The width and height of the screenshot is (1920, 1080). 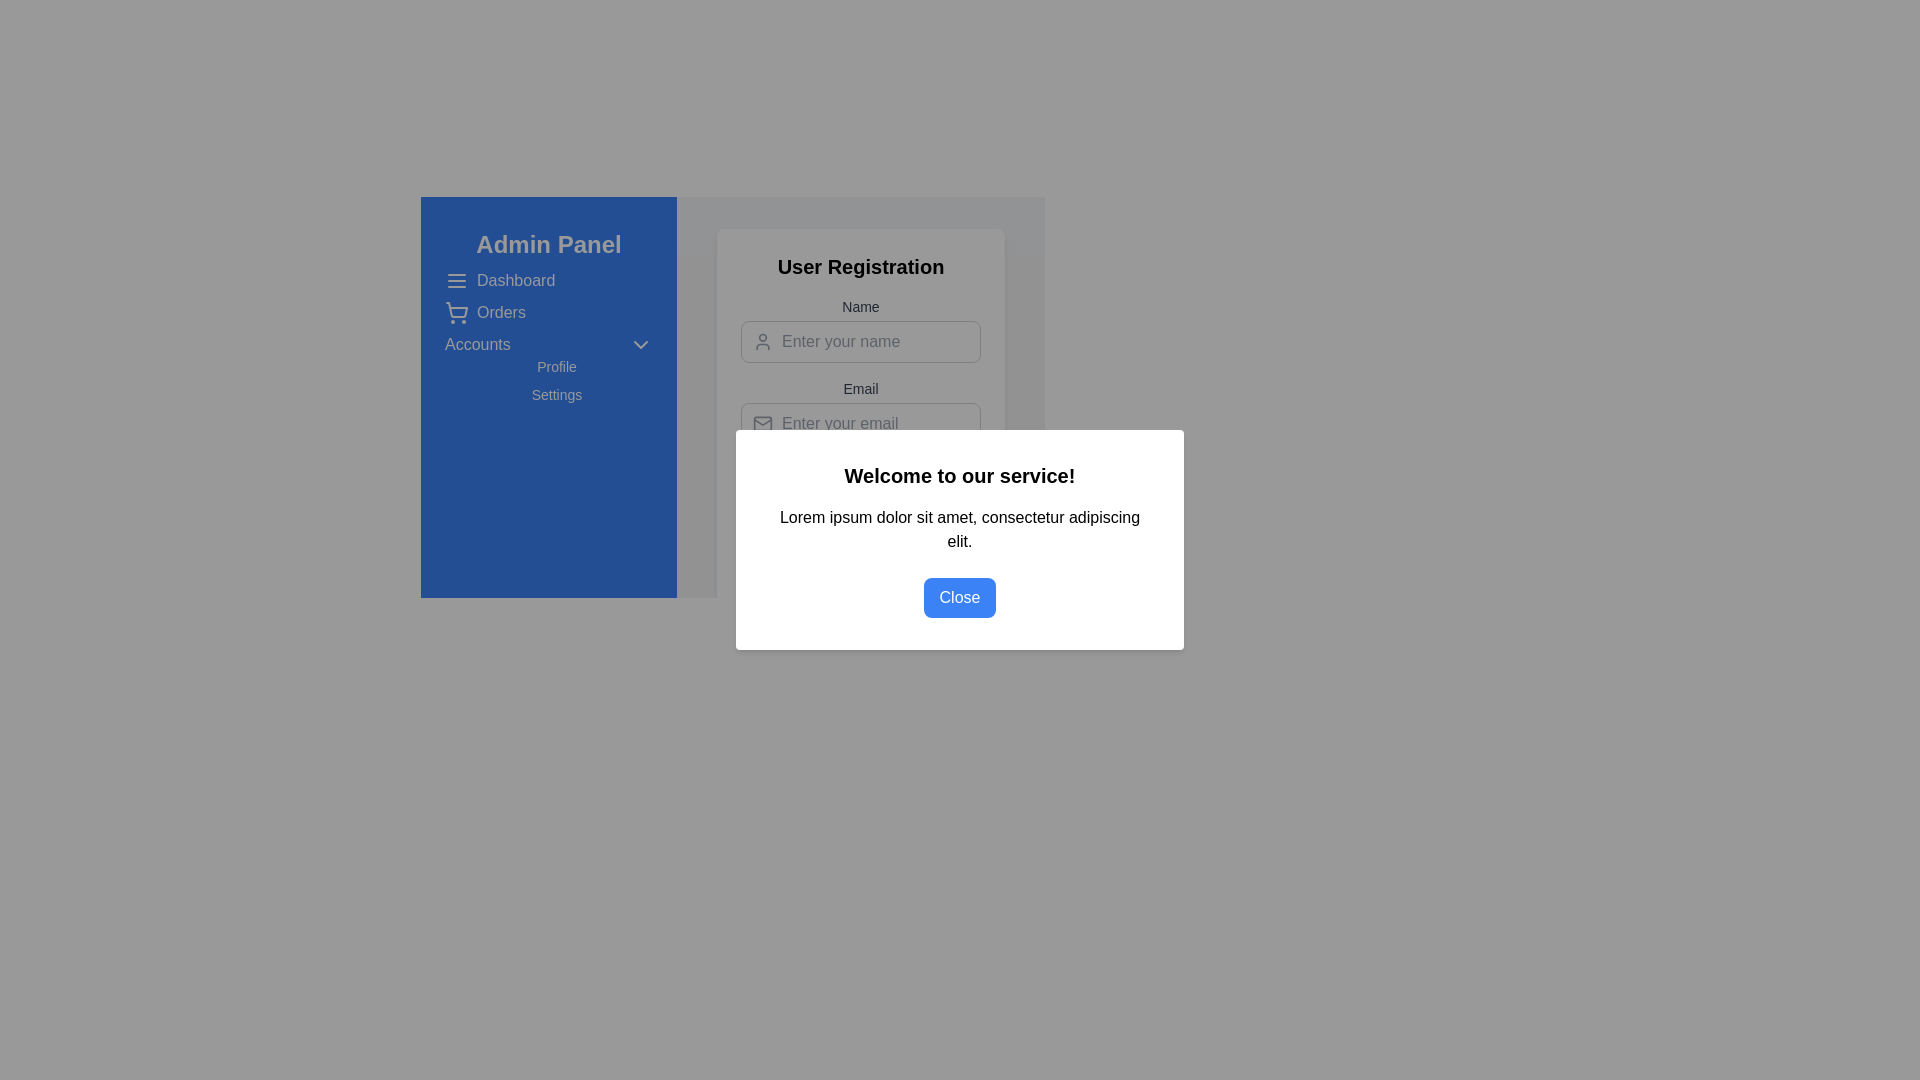 What do you see at coordinates (860, 265) in the screenshot?
I see `the Text Header that serves as the title for the registration form, providing context about the form's purpose` at bounding box center [860, 265].